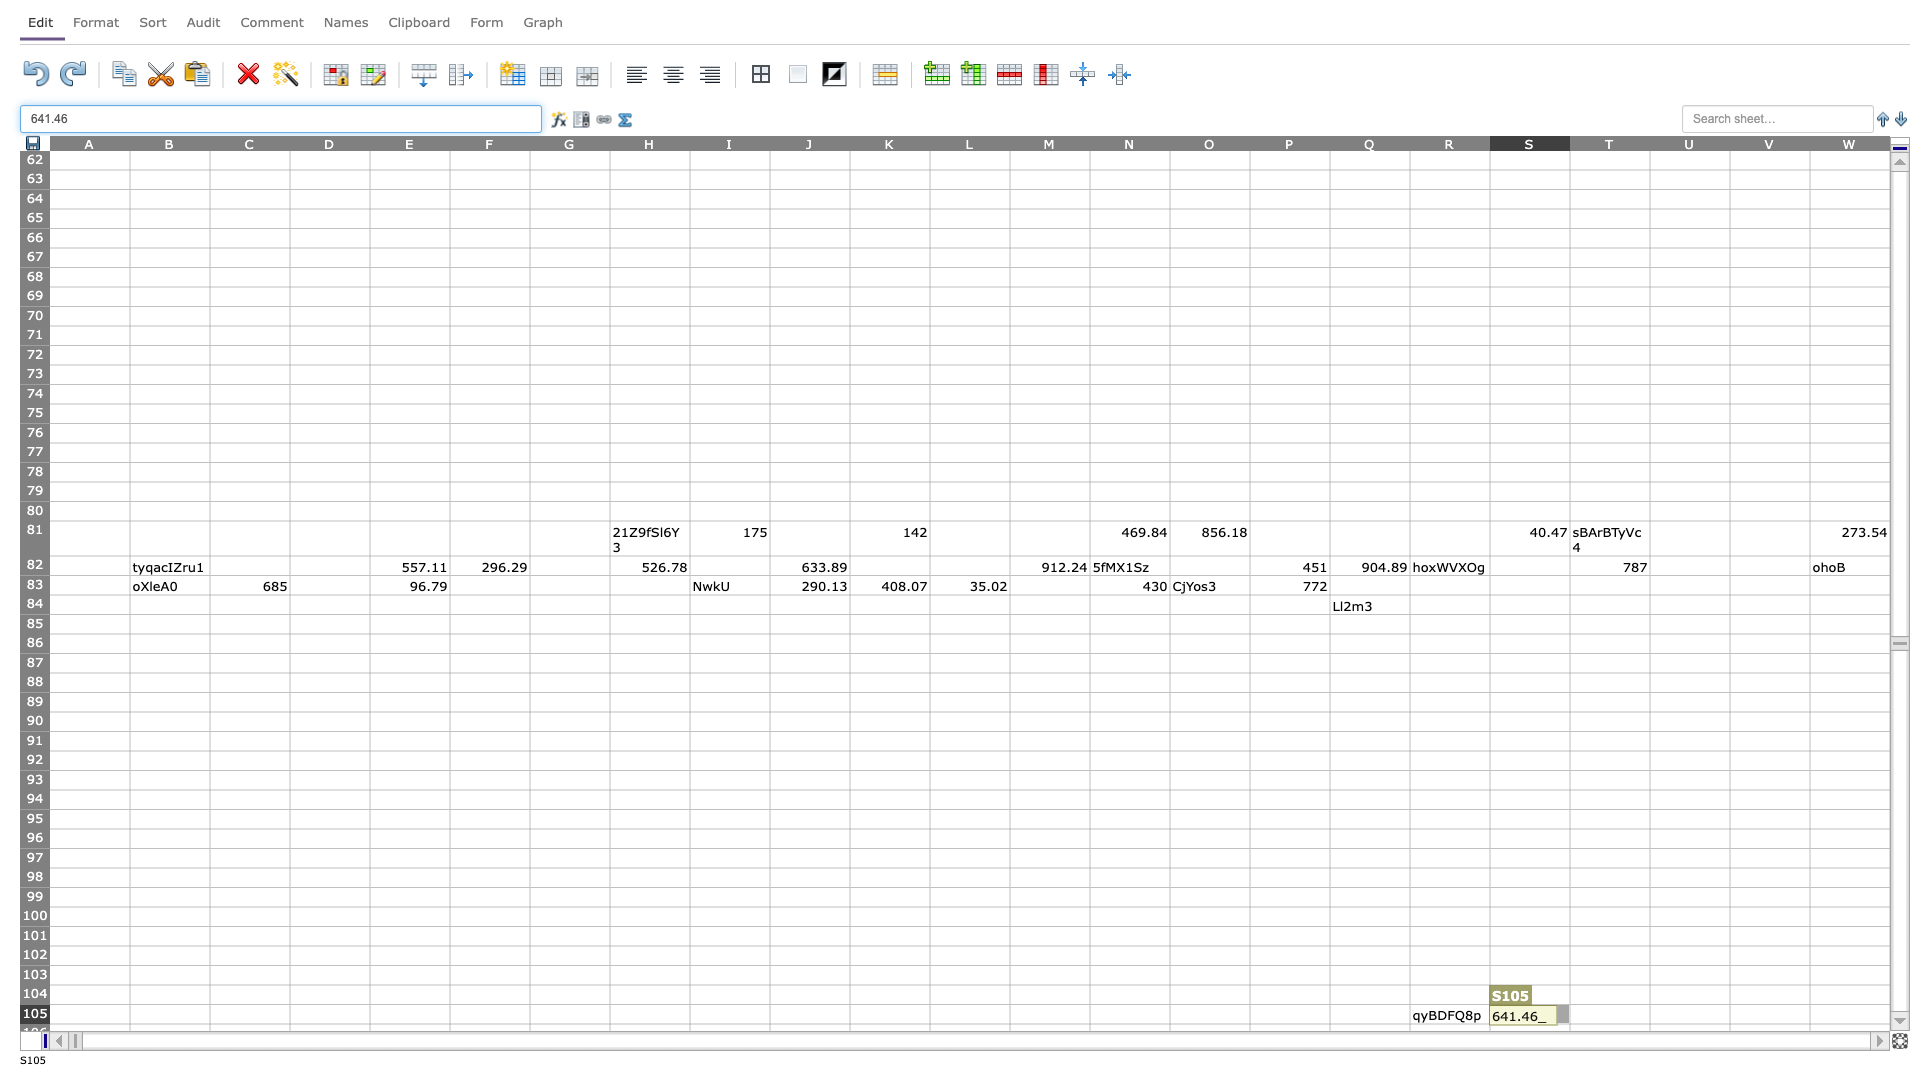  Describe the element at coordinates (1728, 1014) in the screenshot. I see `Right side boundary of U105` at that location.